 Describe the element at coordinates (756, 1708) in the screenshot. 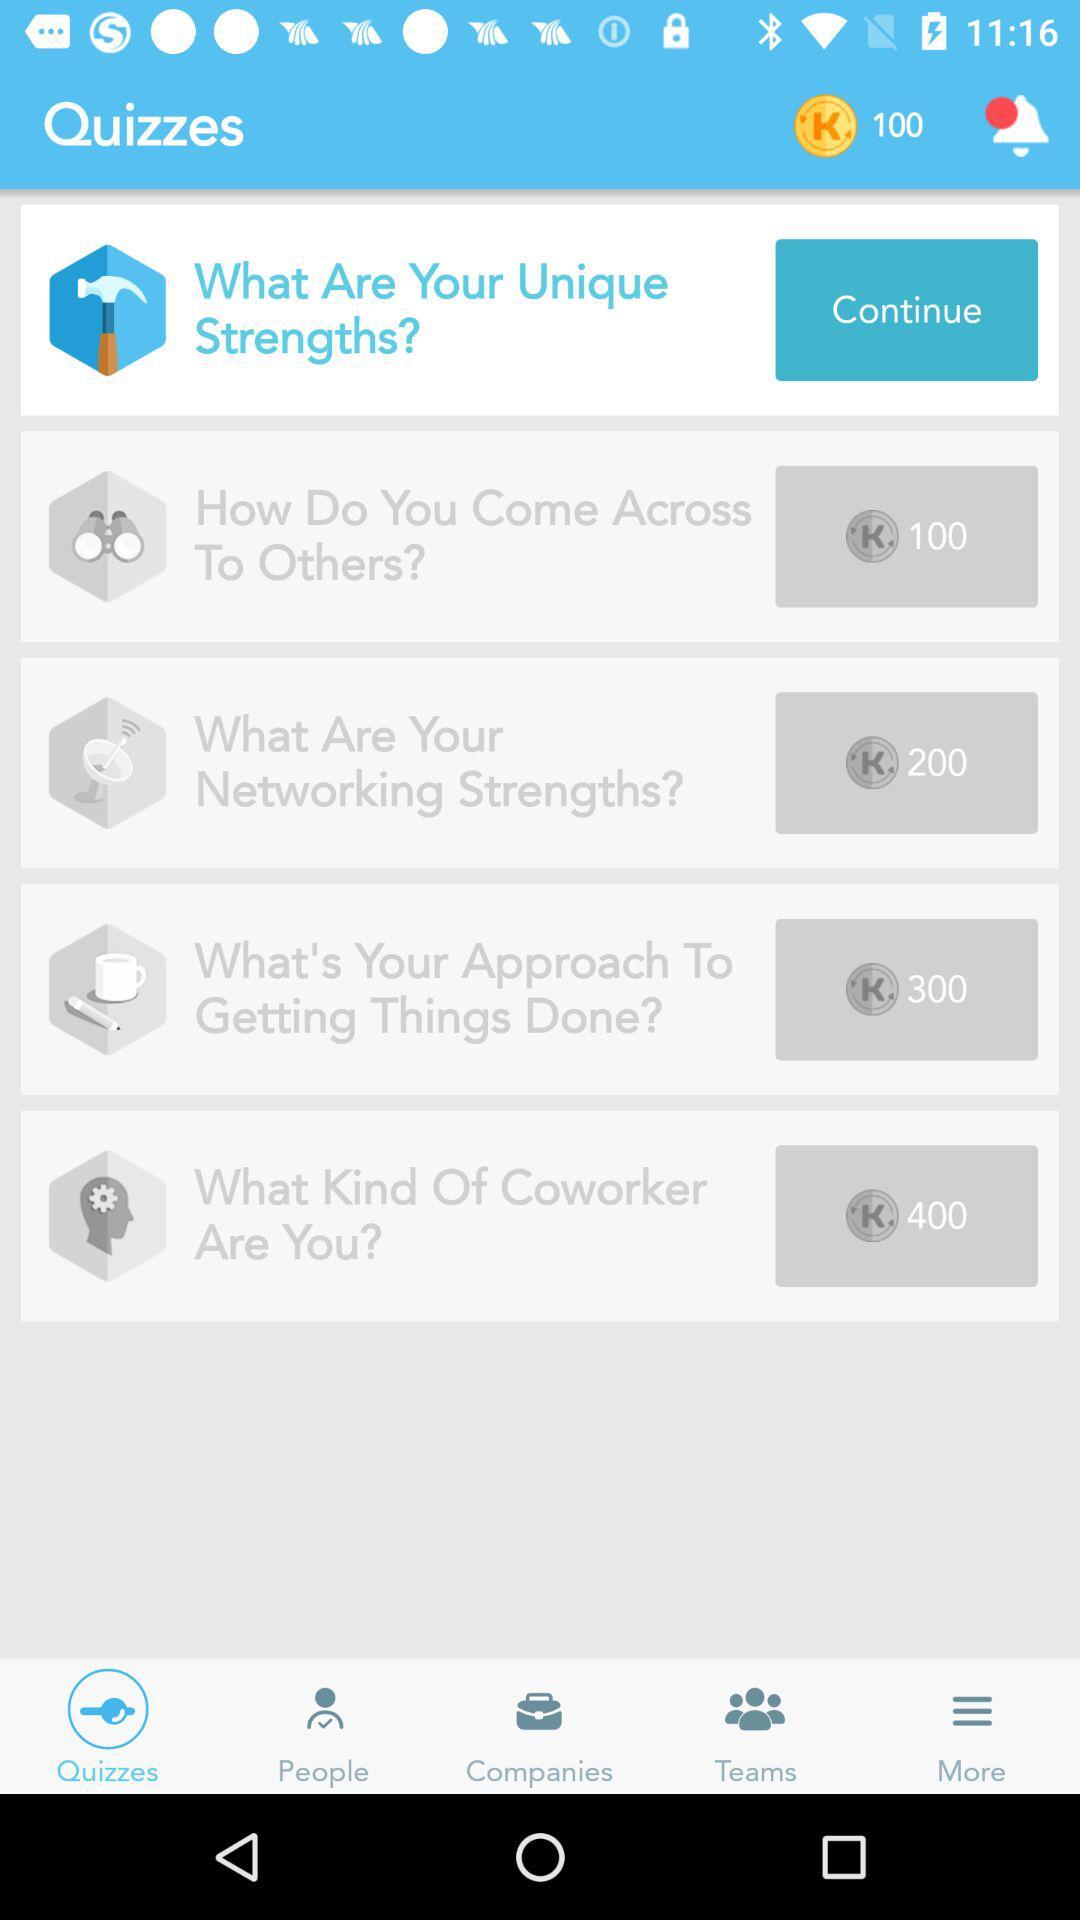

I see `the icon above teams on the bottom of the page` at that location.